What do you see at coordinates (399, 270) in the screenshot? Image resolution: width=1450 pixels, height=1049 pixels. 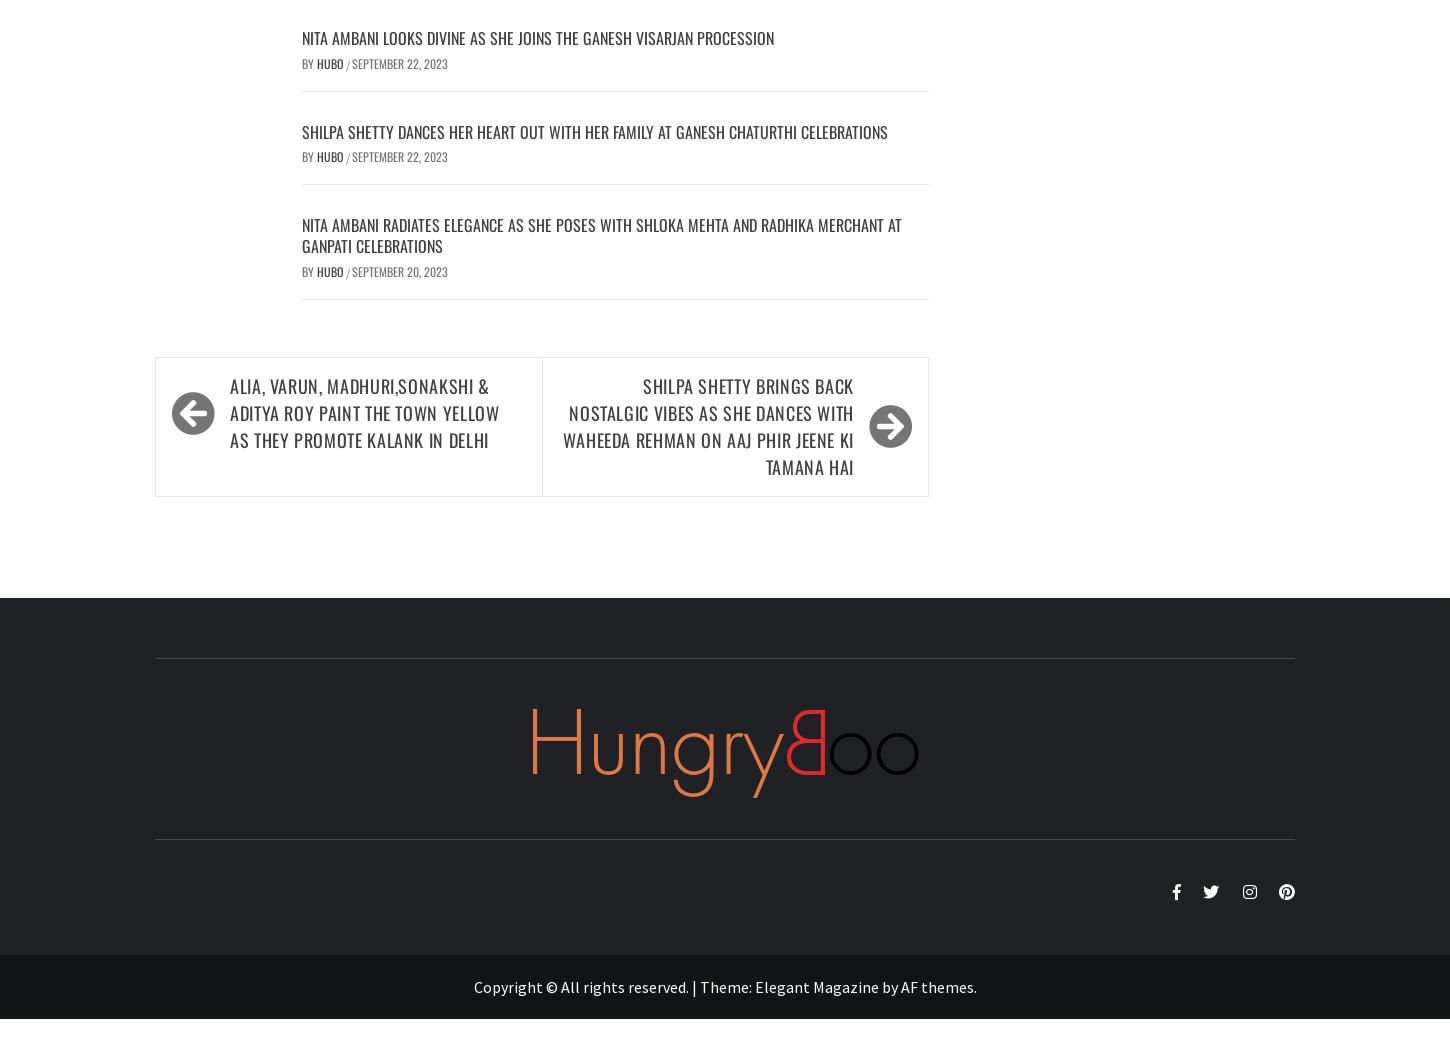 I see `'September 20, 2023'` at bounding box center [399, 270].